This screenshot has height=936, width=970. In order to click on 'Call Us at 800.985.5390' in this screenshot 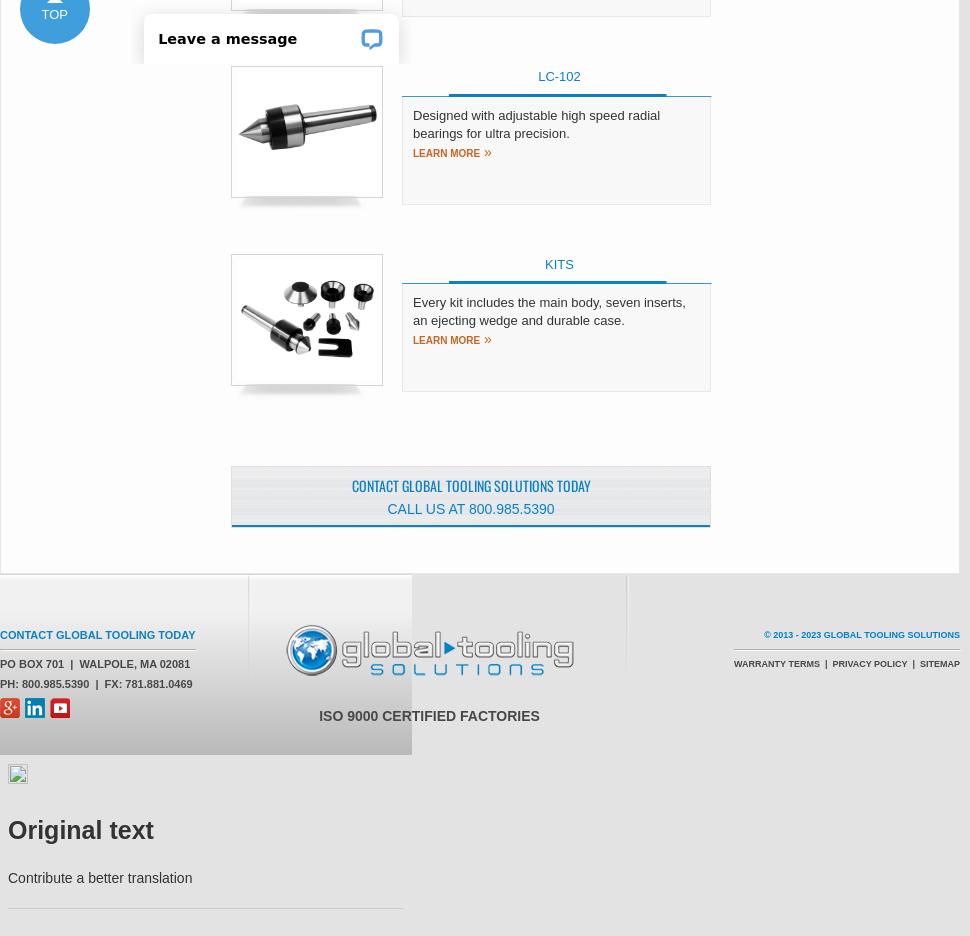, I will do `click(386, 508)`.